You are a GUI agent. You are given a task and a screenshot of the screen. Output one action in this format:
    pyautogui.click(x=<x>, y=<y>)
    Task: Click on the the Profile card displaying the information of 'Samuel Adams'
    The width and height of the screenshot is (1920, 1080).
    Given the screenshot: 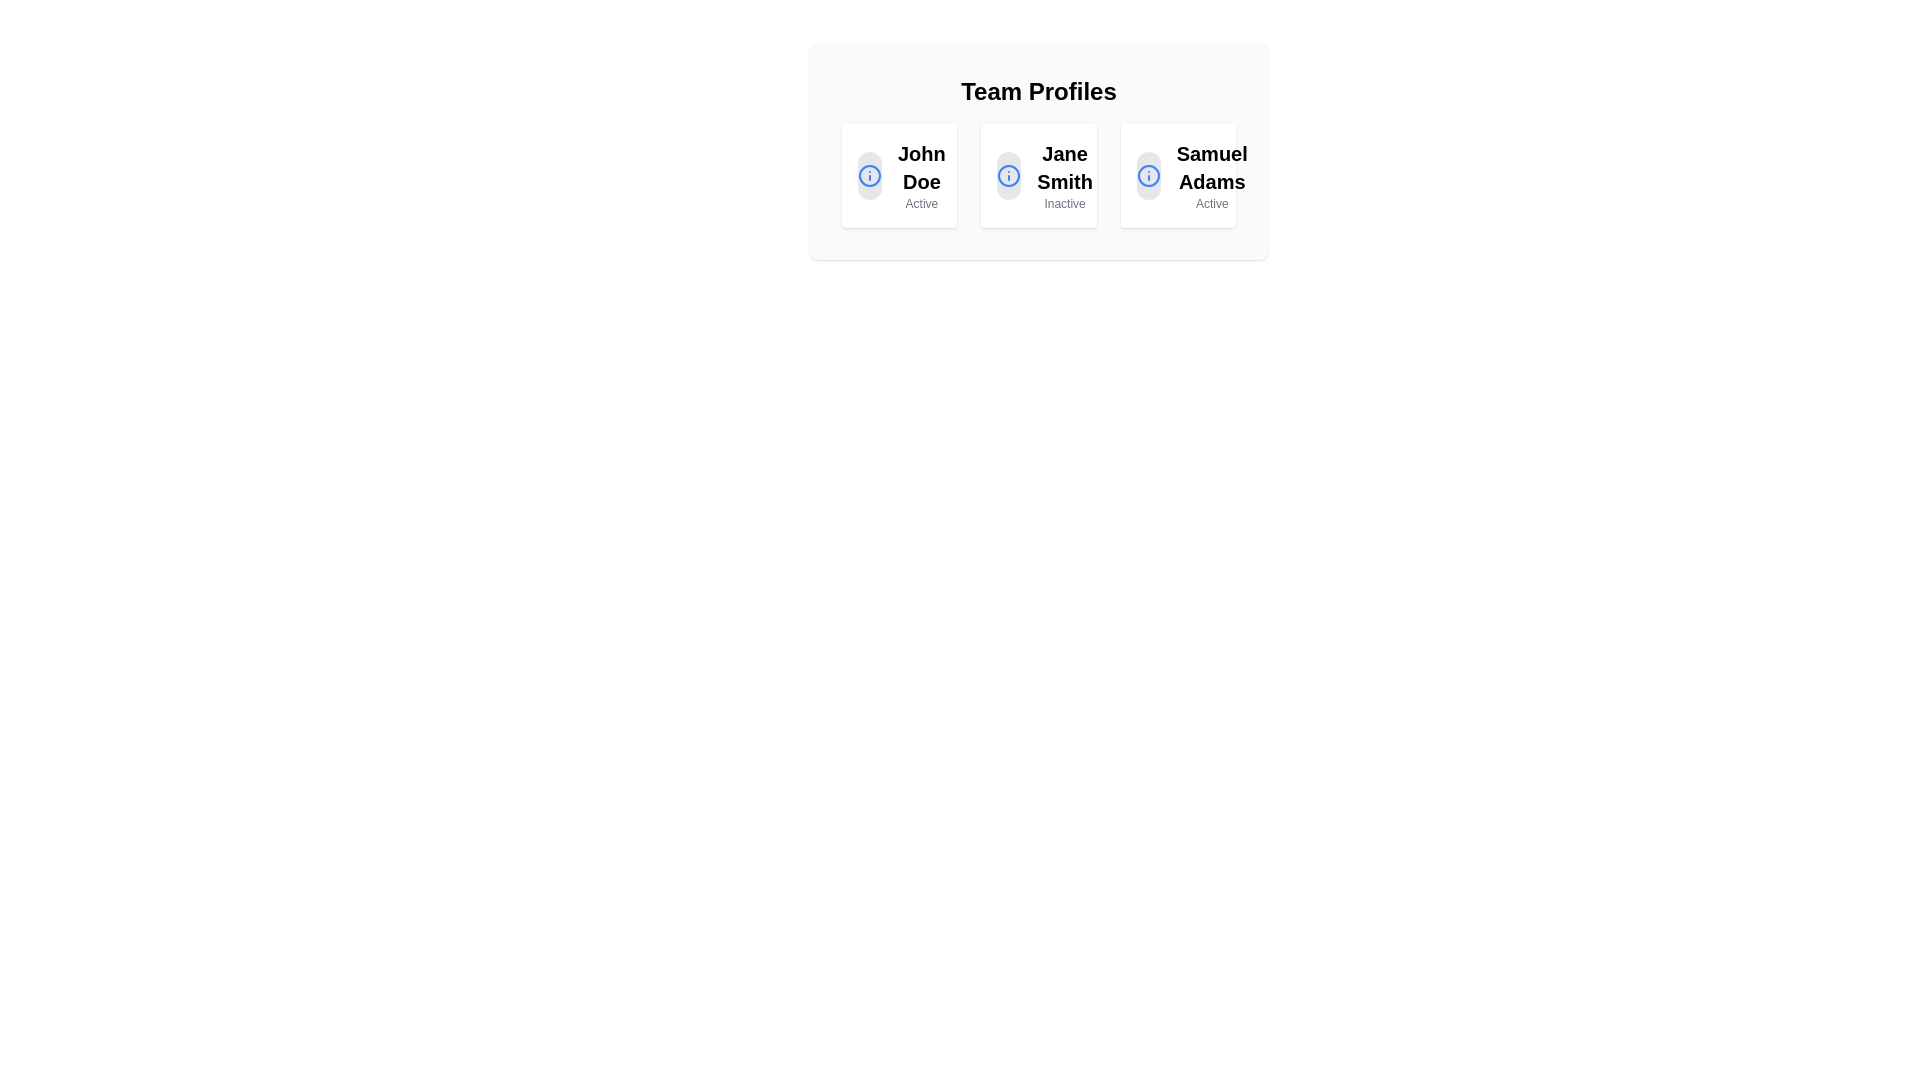 What is the action you would take?
    pyautogui.click(x=1178, y=175)
    